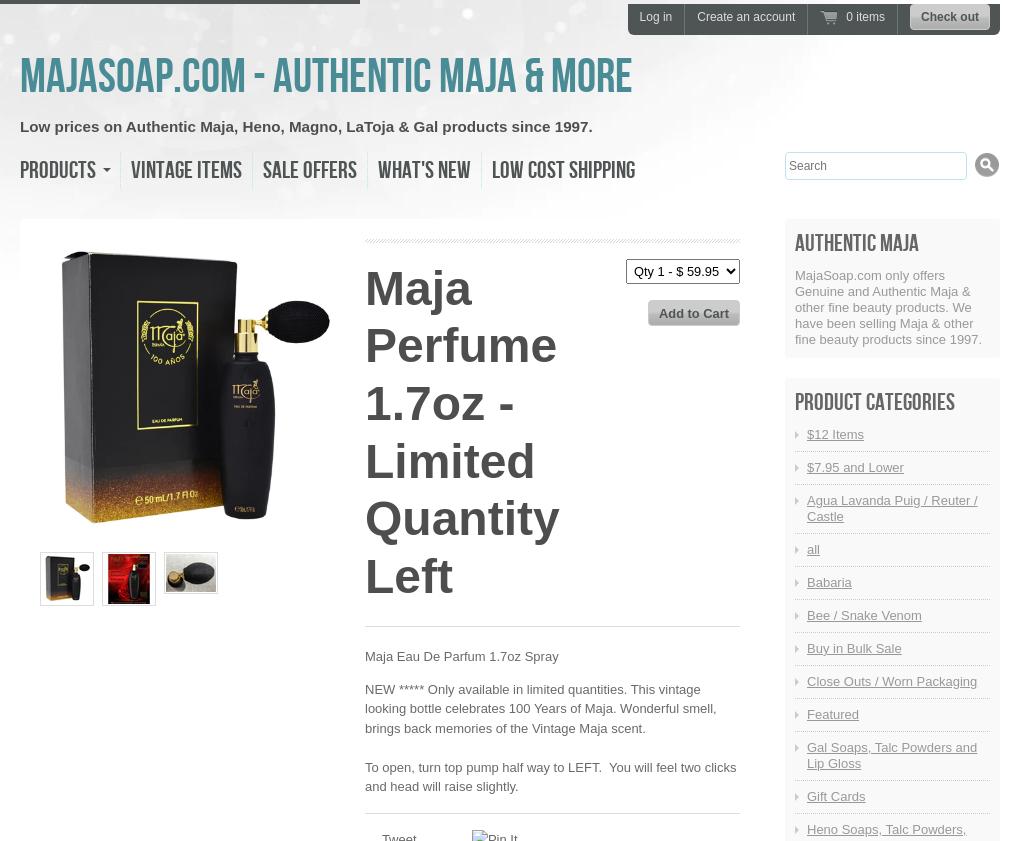 This screenshot has height=841, width=1020. Describe the element at coordinates (853, 466) in the screenshot. I see `'$7.95 and Lower'` at that location.